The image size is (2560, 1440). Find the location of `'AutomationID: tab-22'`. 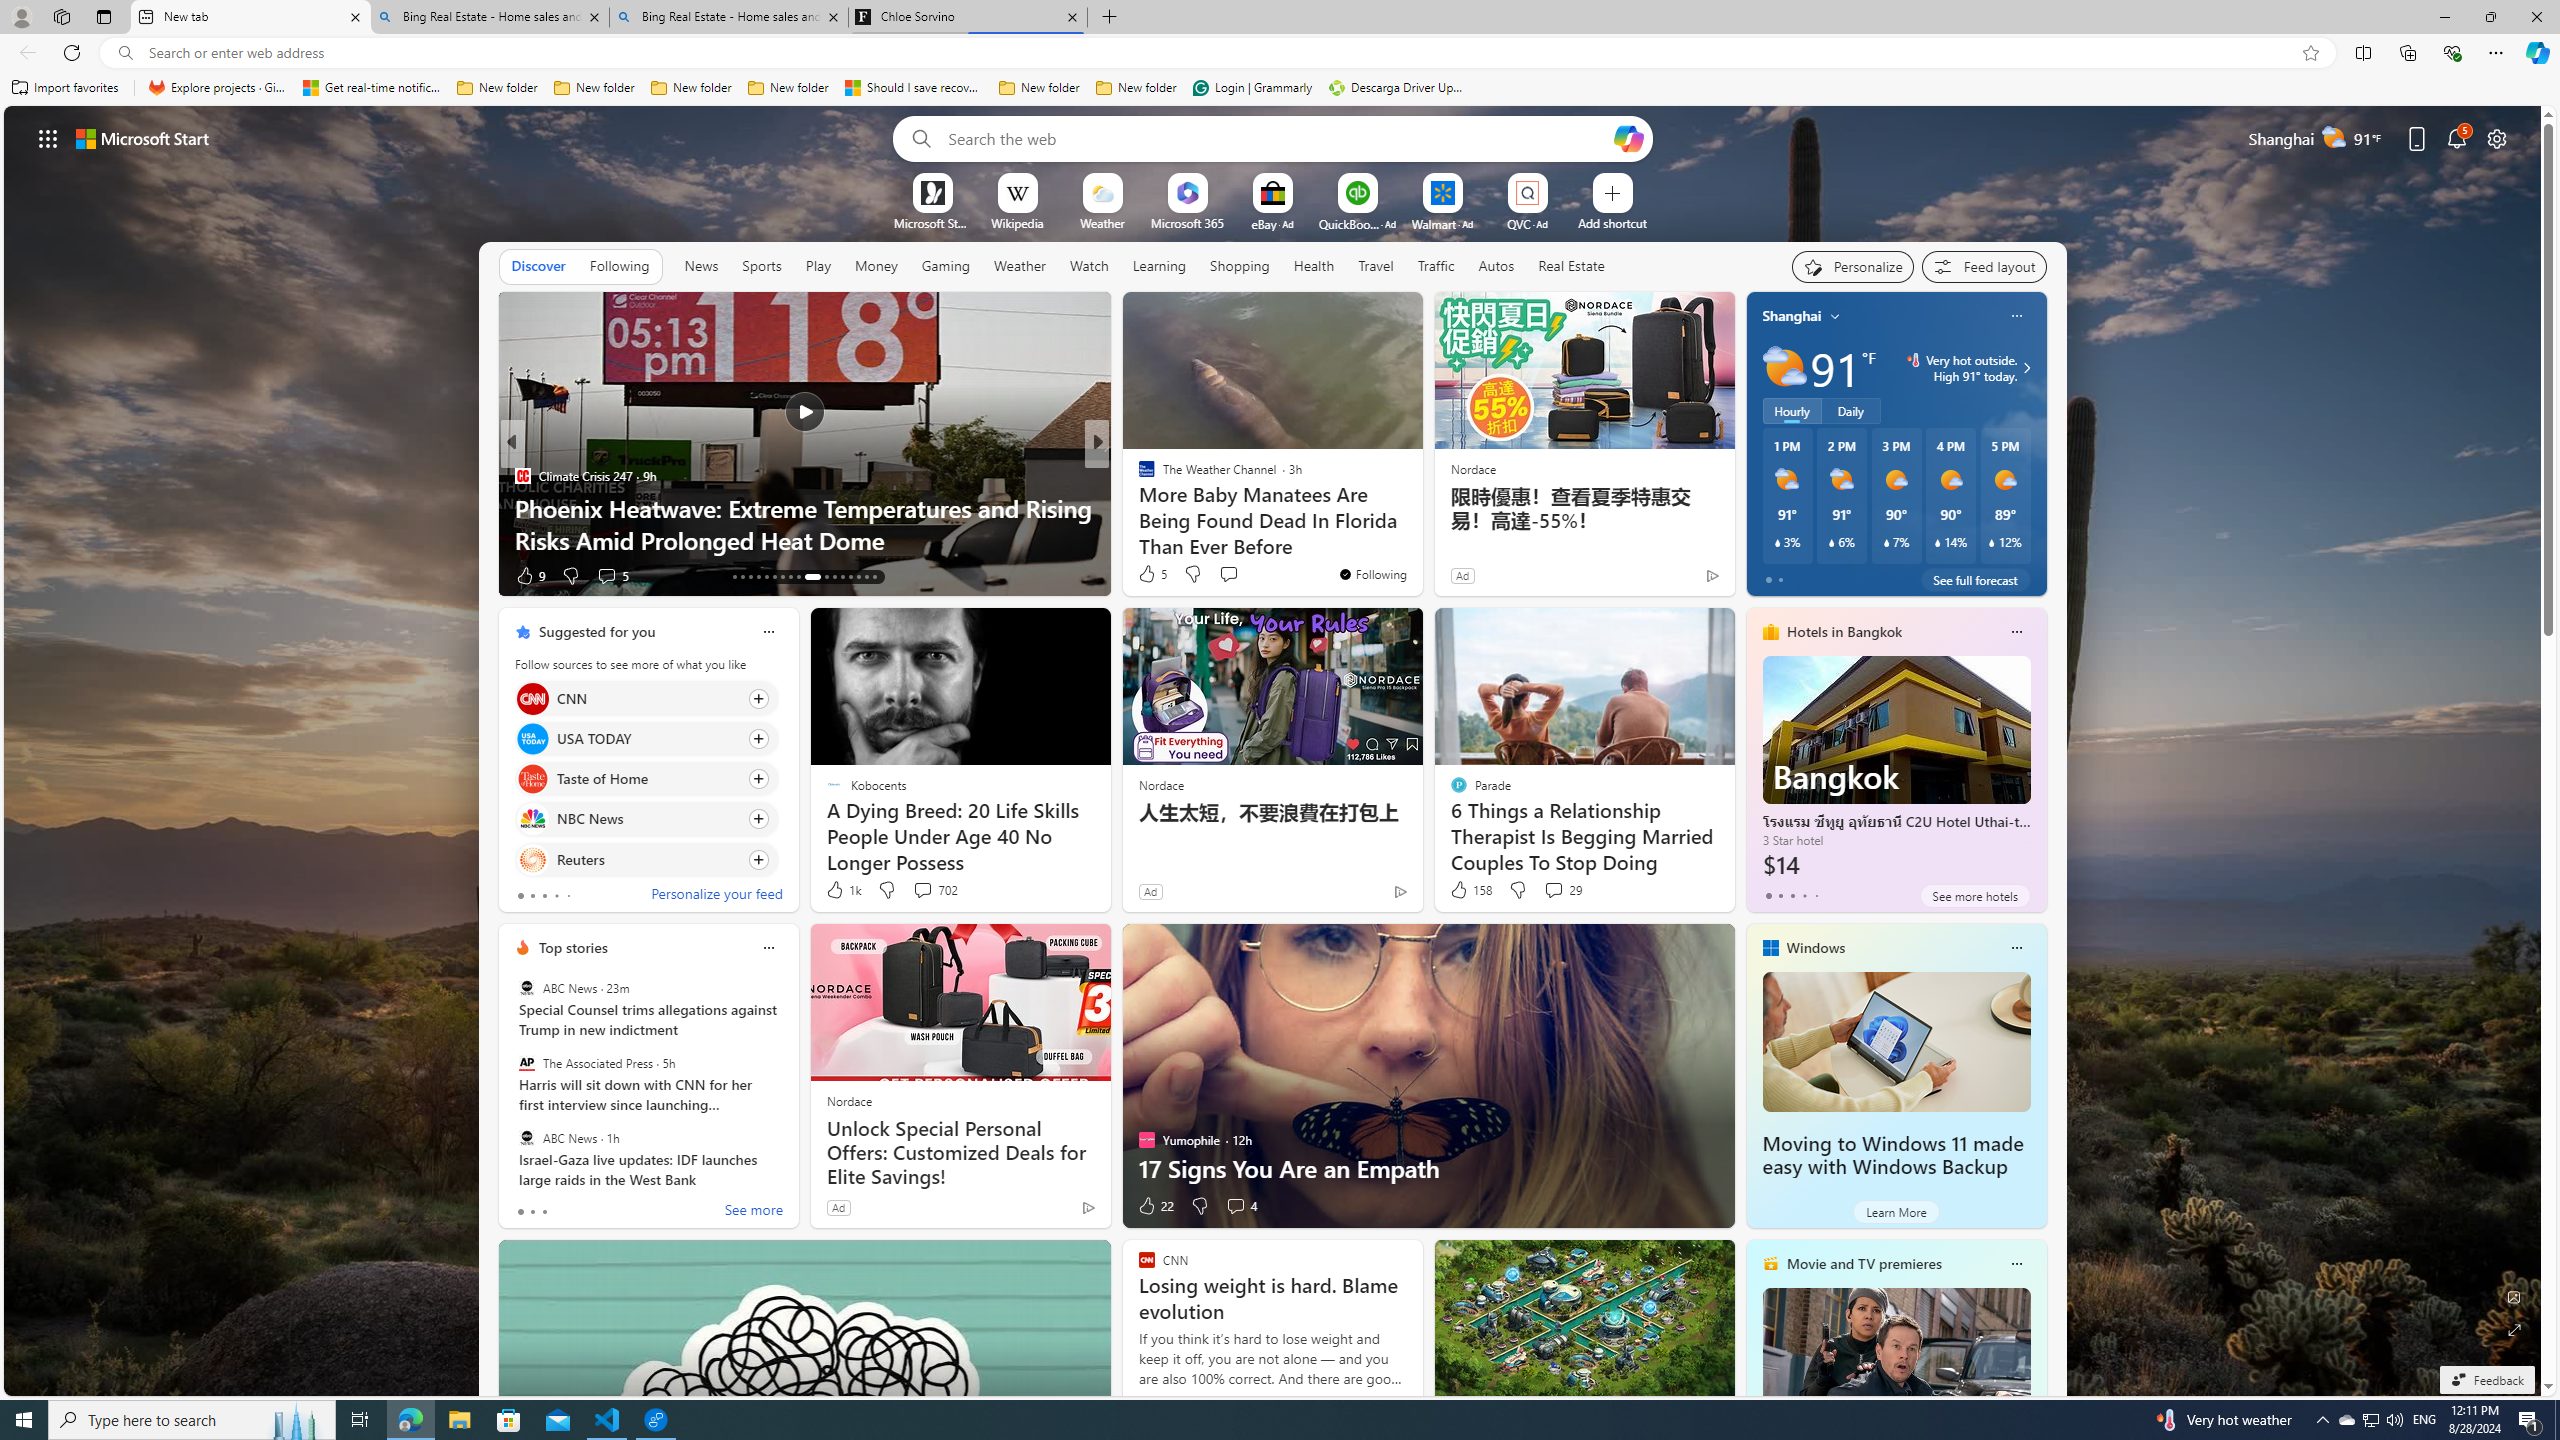

'AutomationID: tab-22' is located at coordinates (806, 577).